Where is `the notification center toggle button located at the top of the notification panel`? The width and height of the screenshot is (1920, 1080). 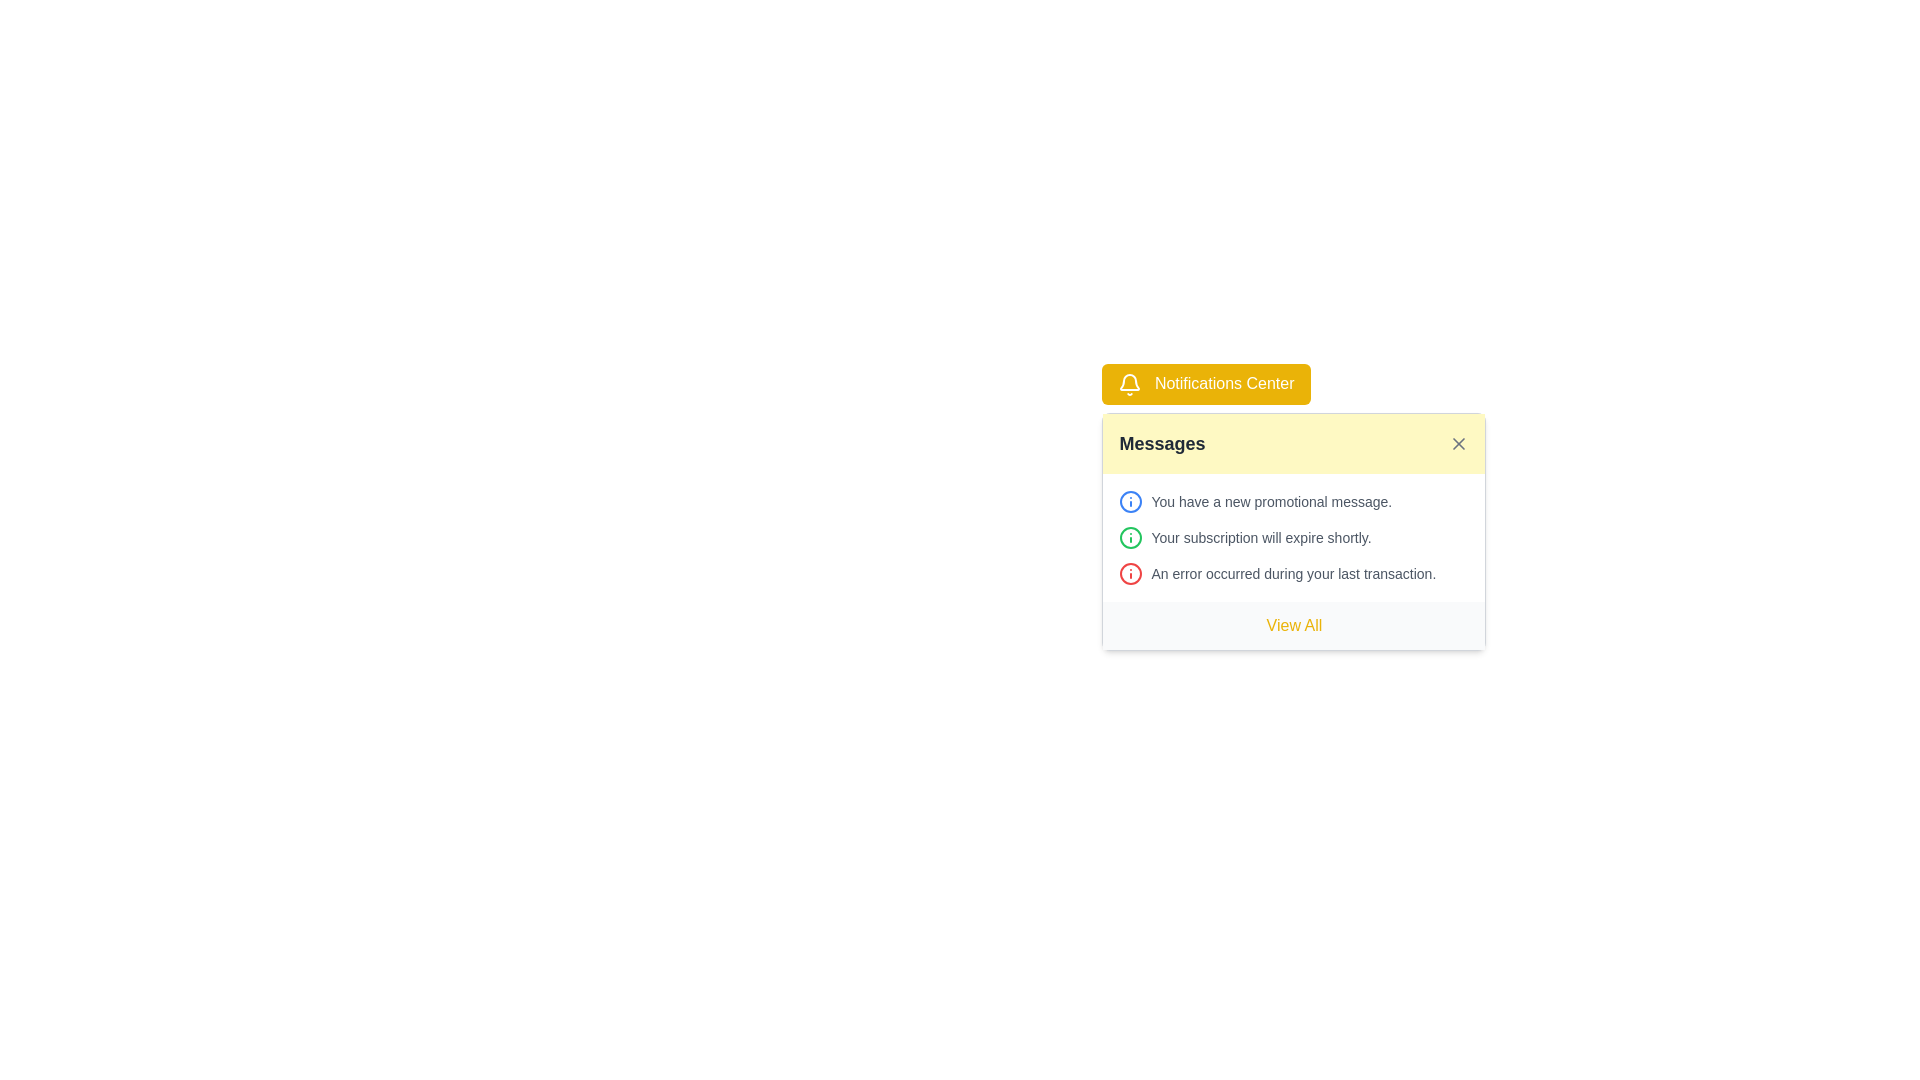
the notification center toggle button located at the top of the notification panel is located at coordinates (1205, 384).